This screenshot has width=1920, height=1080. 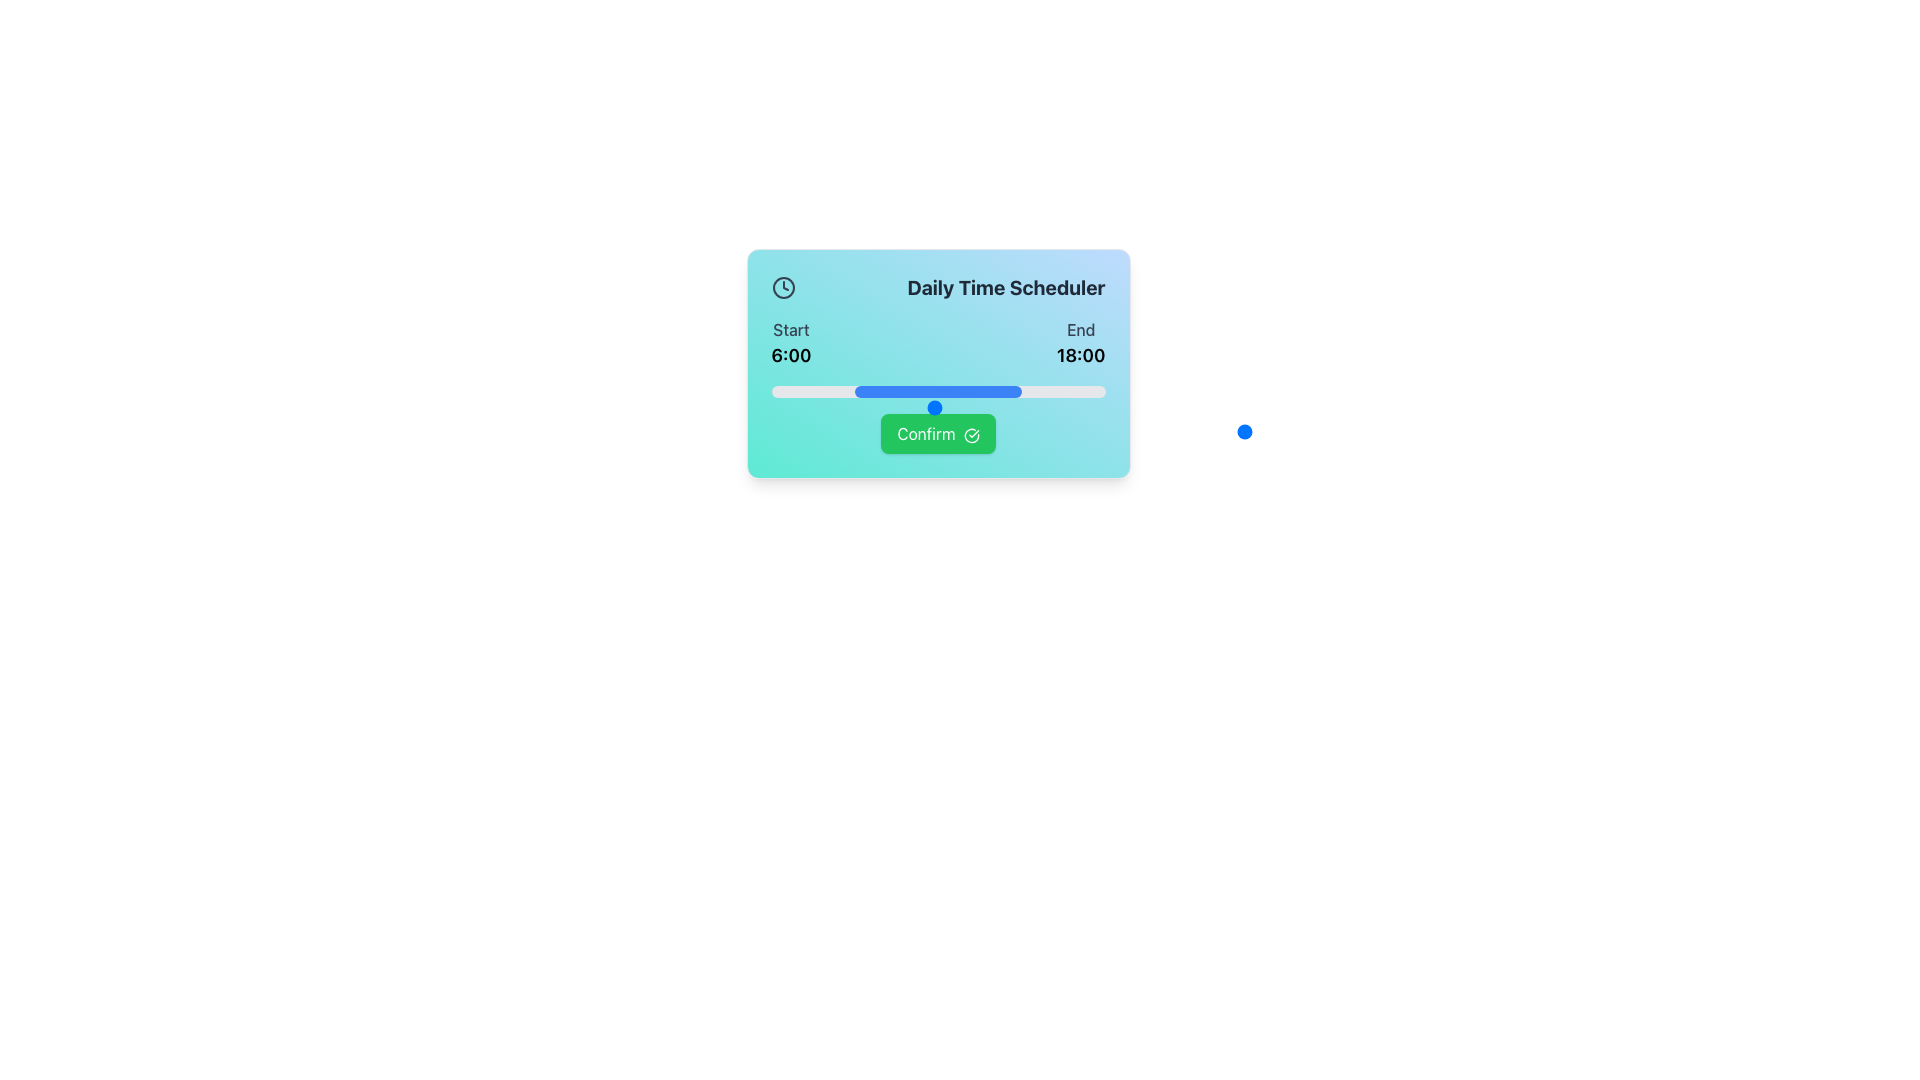 What do you see at coordinates (1088, 407) in the screenshot?
I see `the handle of the horizontal range slider, which is currently set at a value of 6` at bounding box center [1088, 407].